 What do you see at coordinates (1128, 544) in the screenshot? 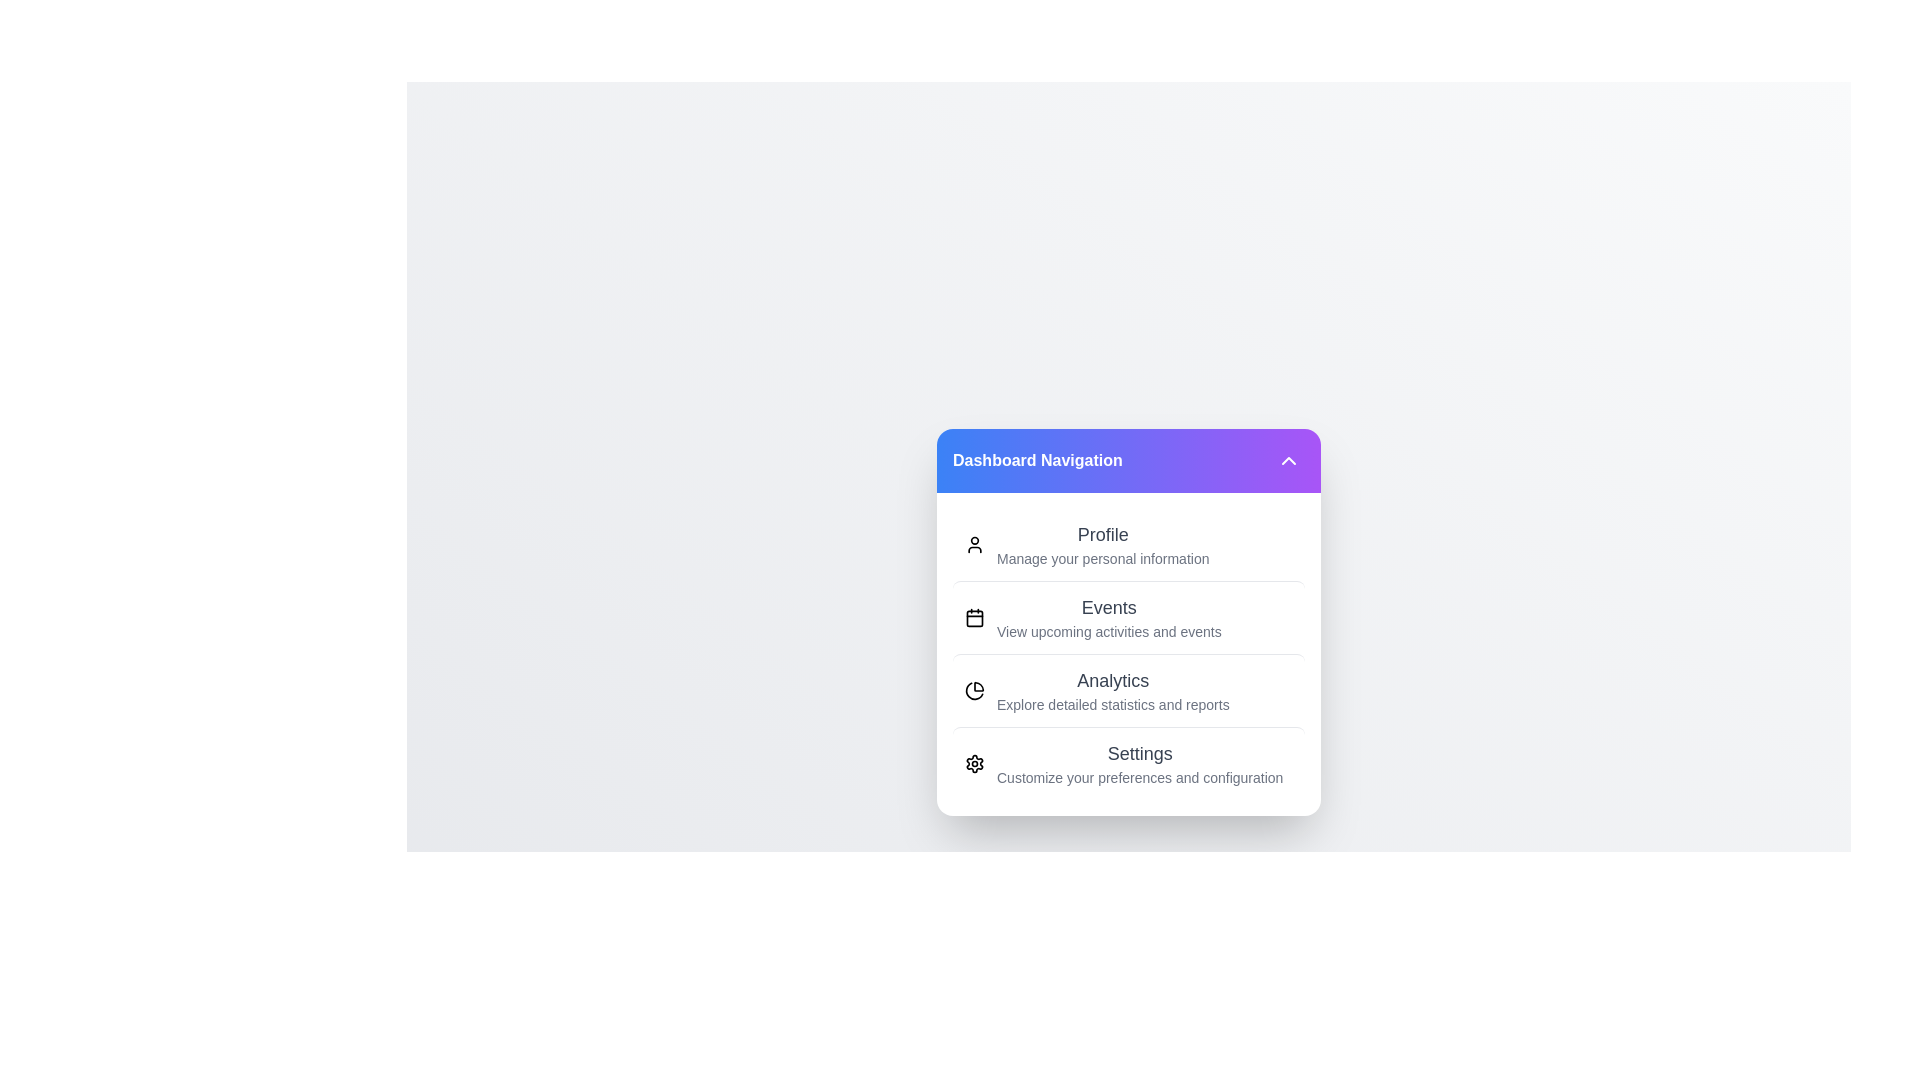
I see `the menu item labeled 'Profile' to preview its hover state` at bounding box center [1128, 544].